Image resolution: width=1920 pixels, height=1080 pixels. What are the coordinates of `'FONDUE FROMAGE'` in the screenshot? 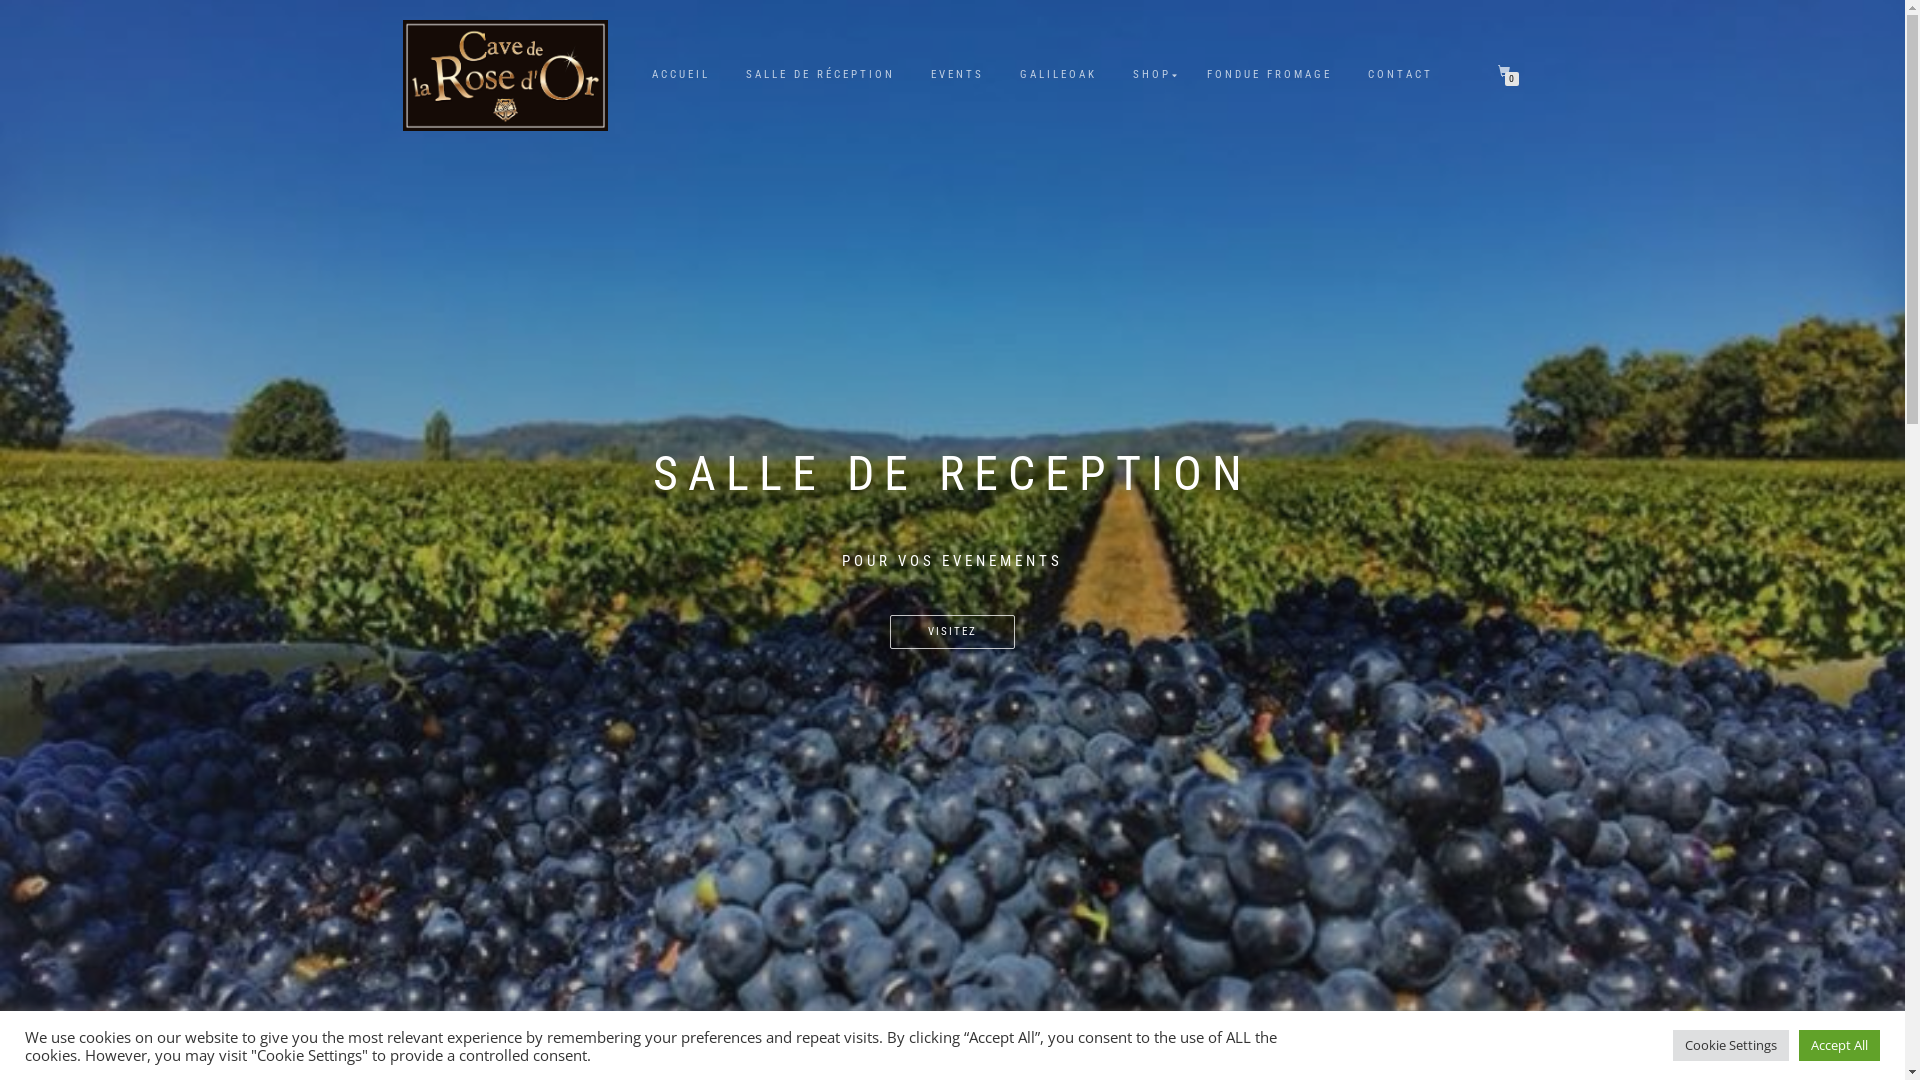 It's located at (1268, 73).